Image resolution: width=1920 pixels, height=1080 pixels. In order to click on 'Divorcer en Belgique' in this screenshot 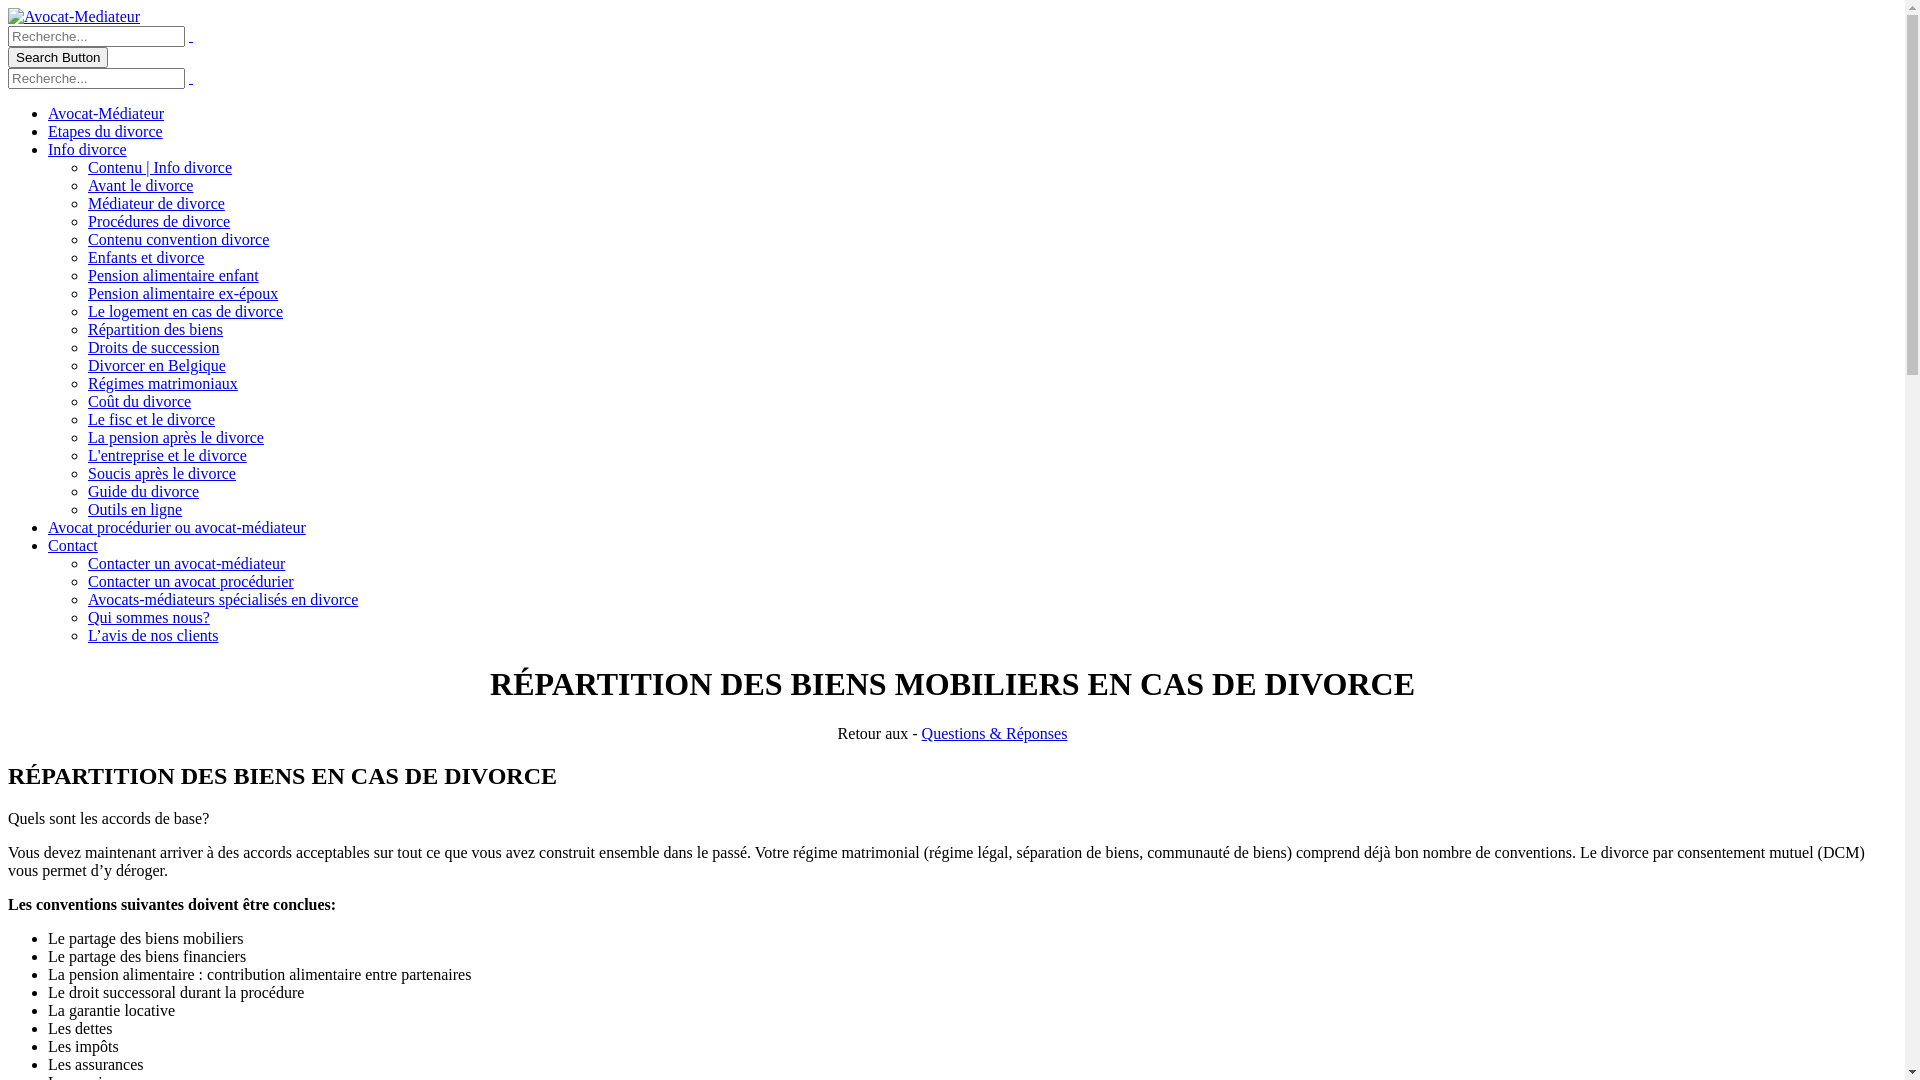, I will do `click(156, 365)`.